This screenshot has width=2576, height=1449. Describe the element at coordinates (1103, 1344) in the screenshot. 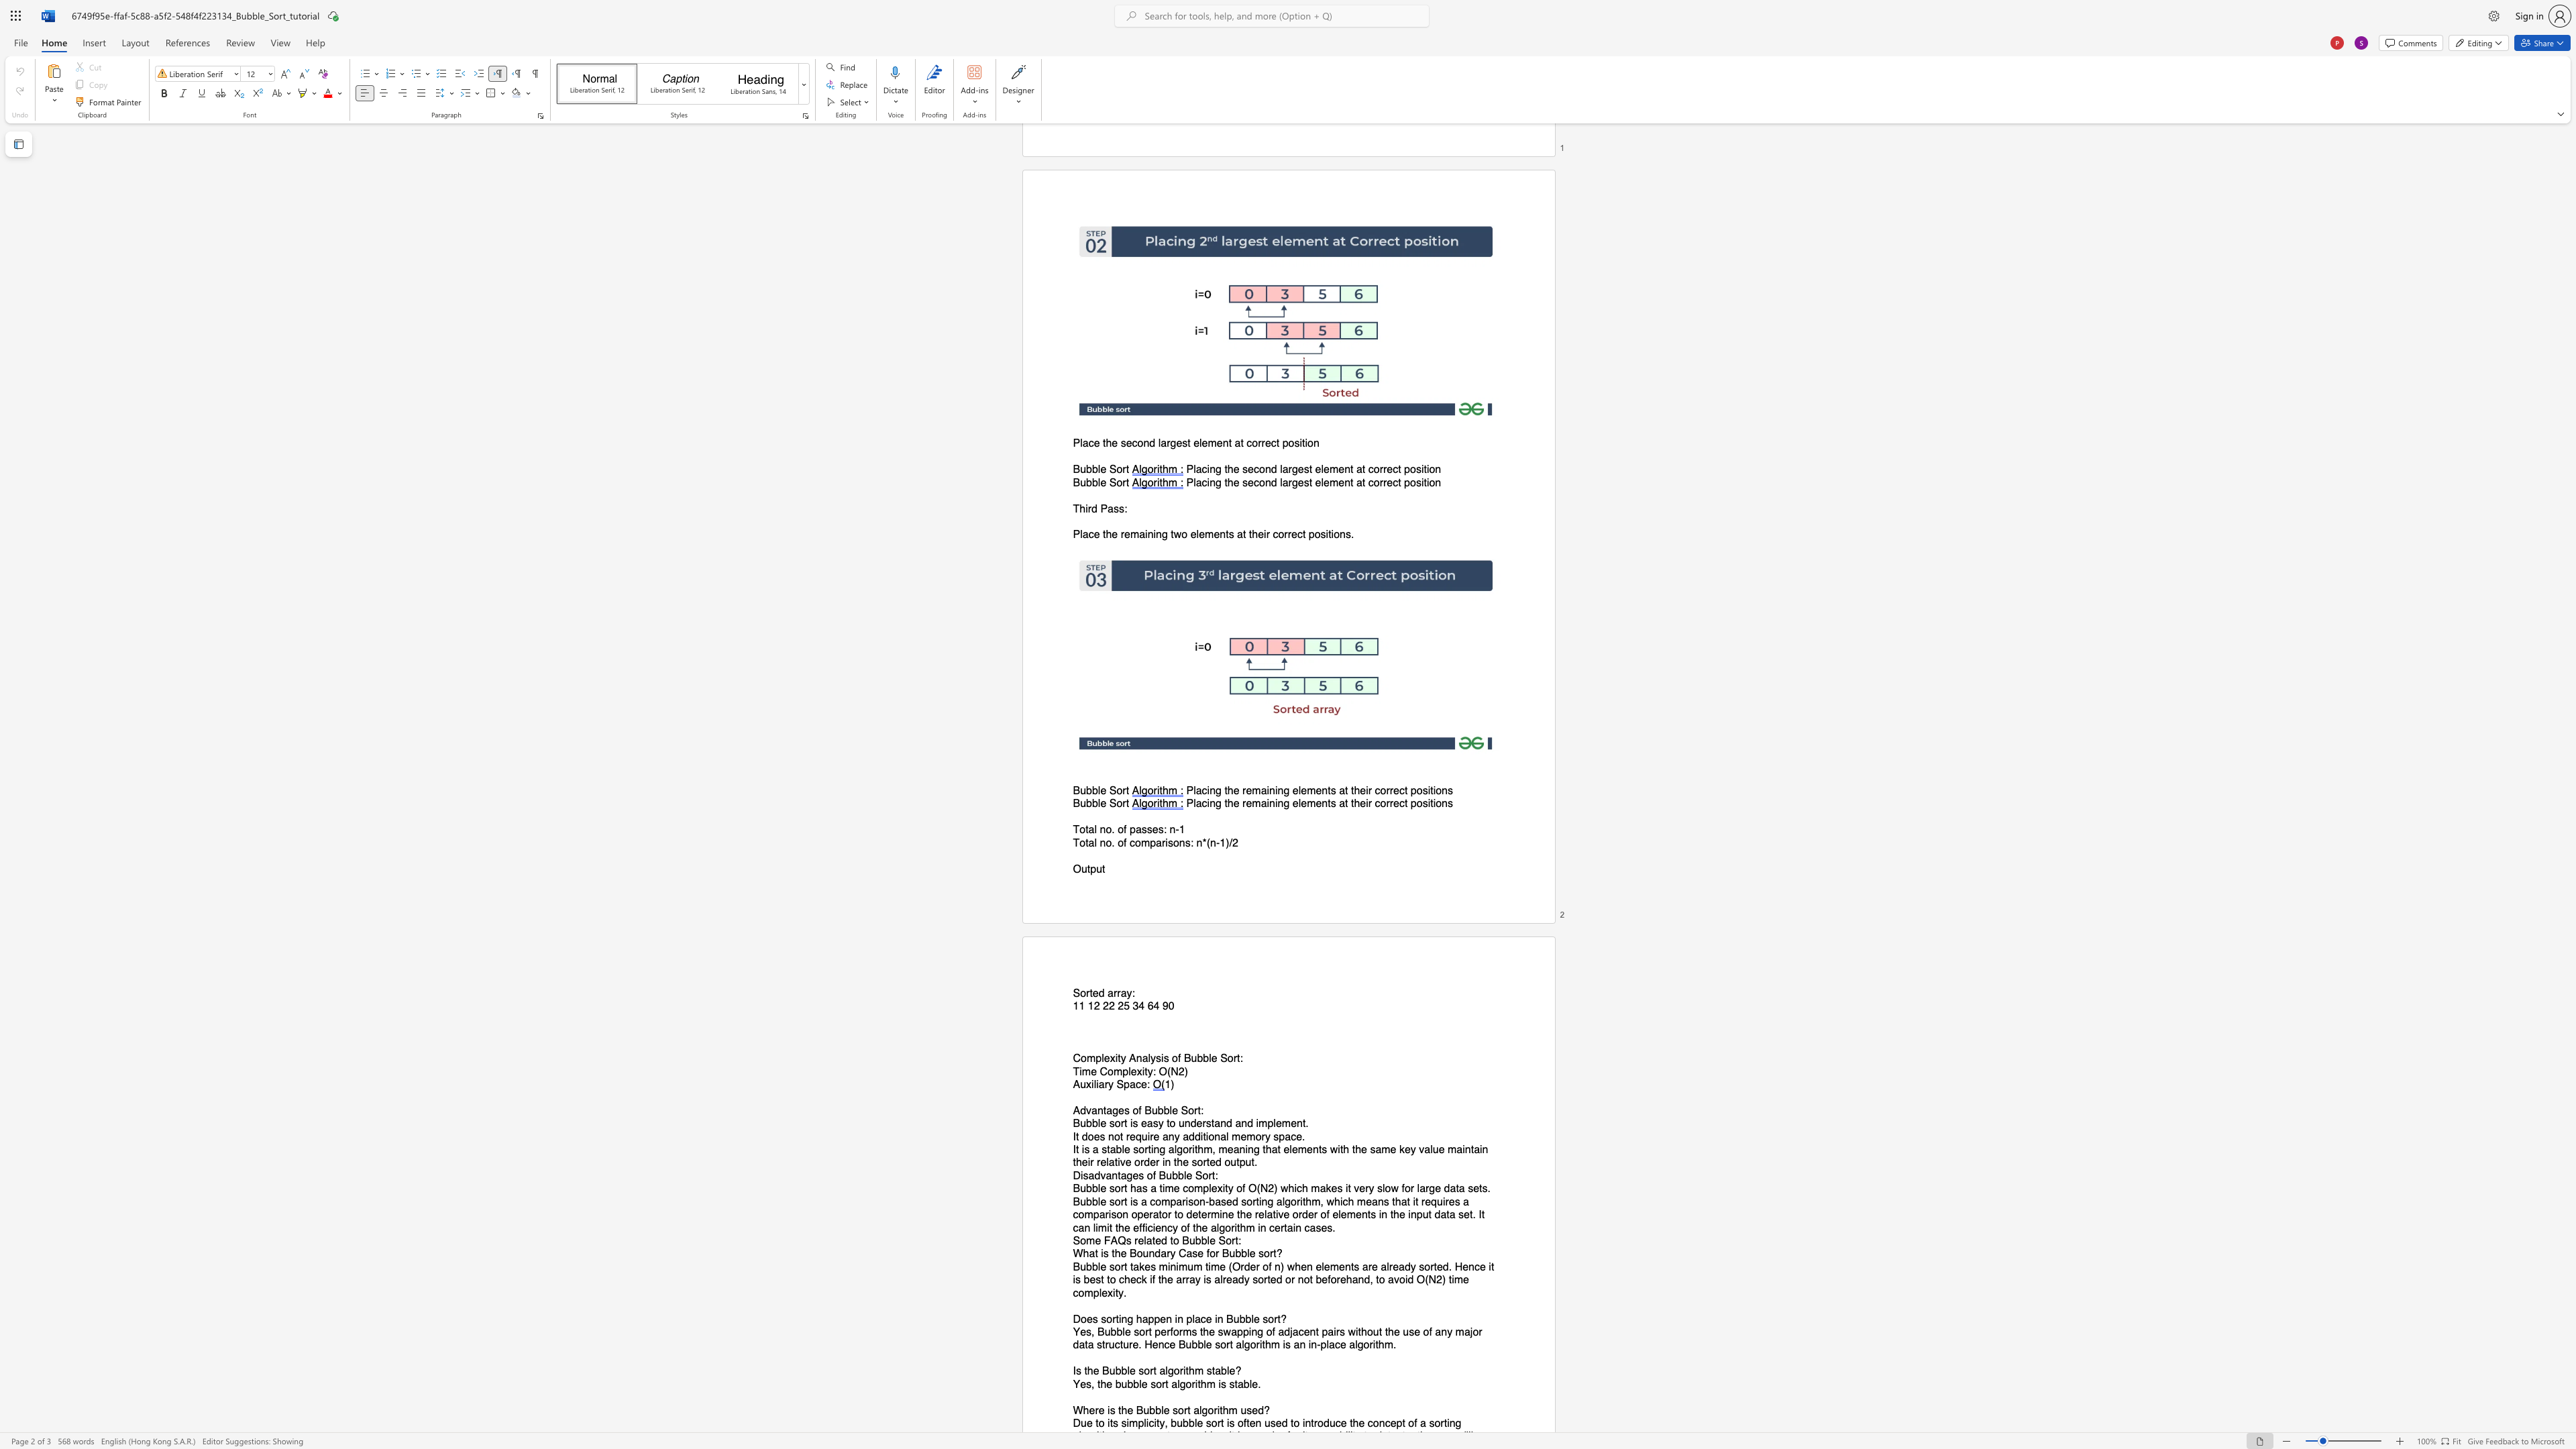

I see `the 8th character "t" in the text` at that location.